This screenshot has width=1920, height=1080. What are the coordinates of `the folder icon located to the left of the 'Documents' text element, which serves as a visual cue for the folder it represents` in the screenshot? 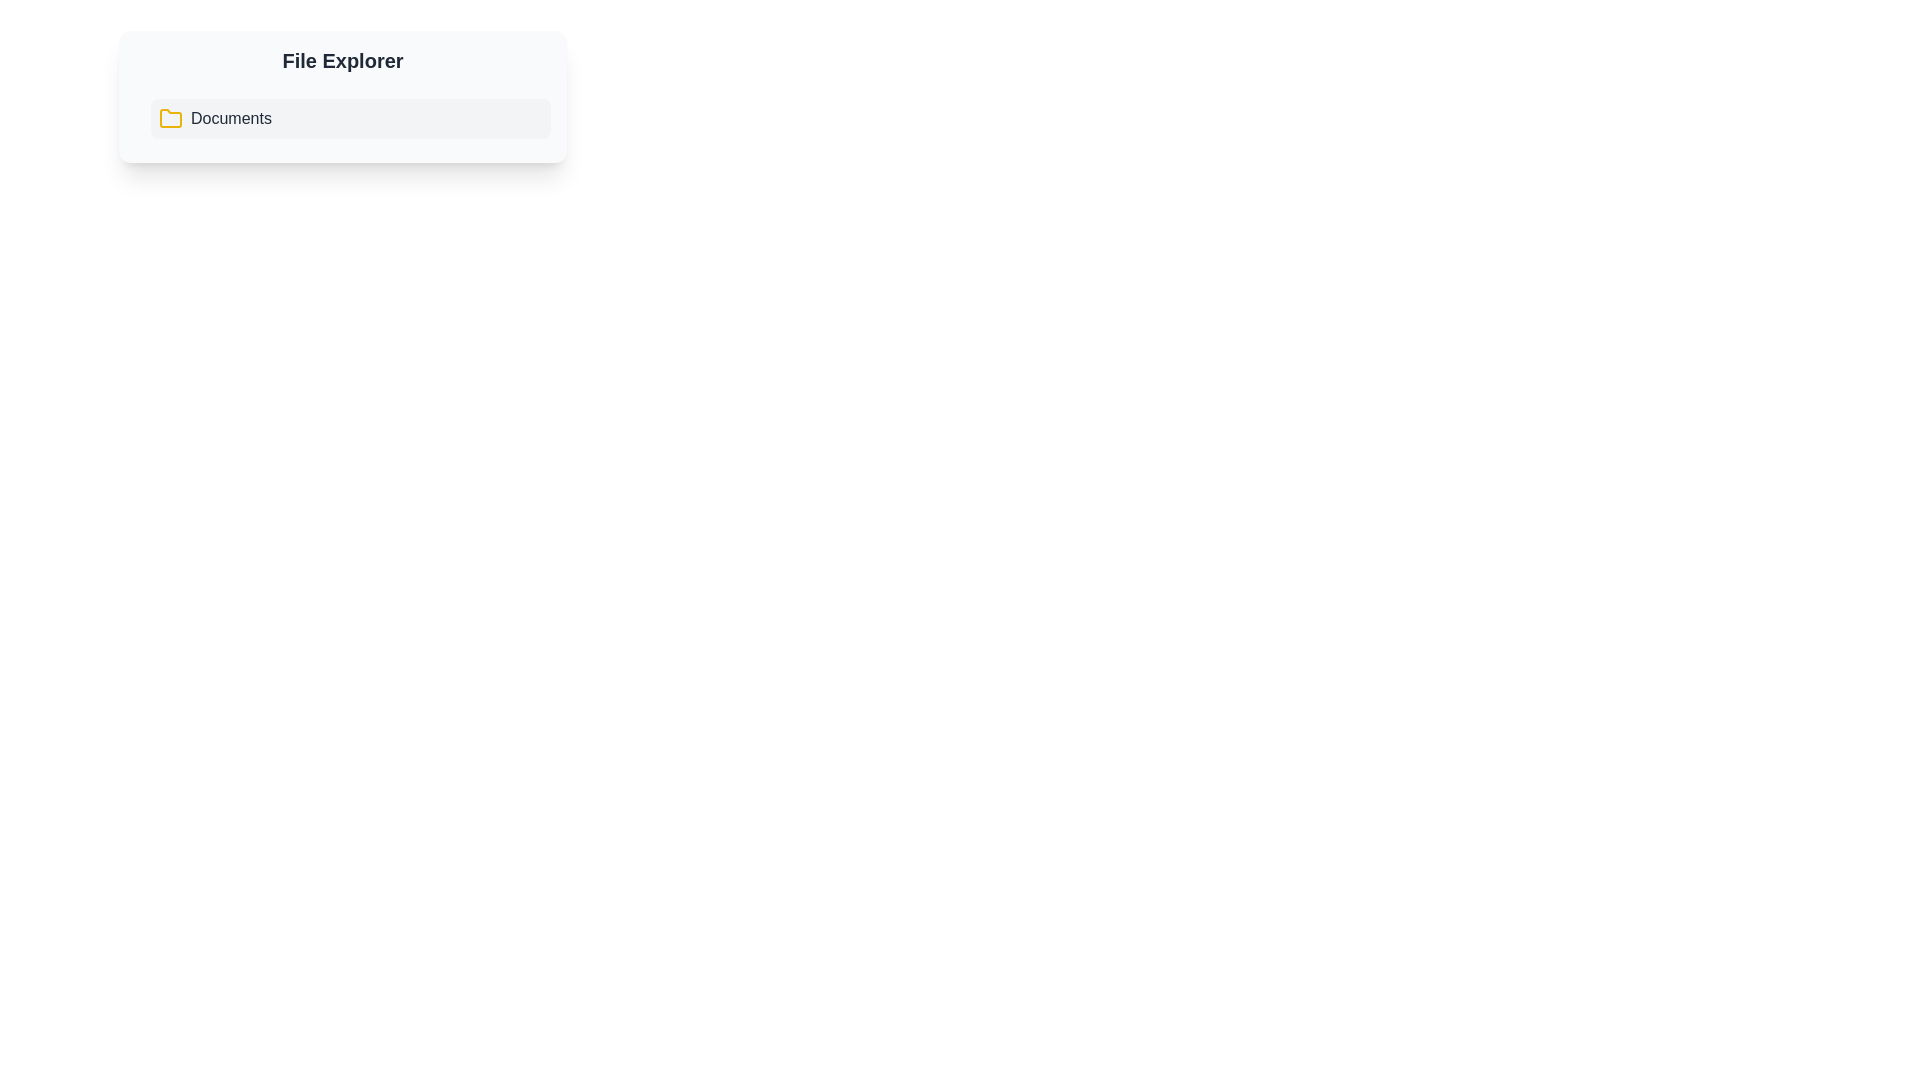 It's located at (171, 119).